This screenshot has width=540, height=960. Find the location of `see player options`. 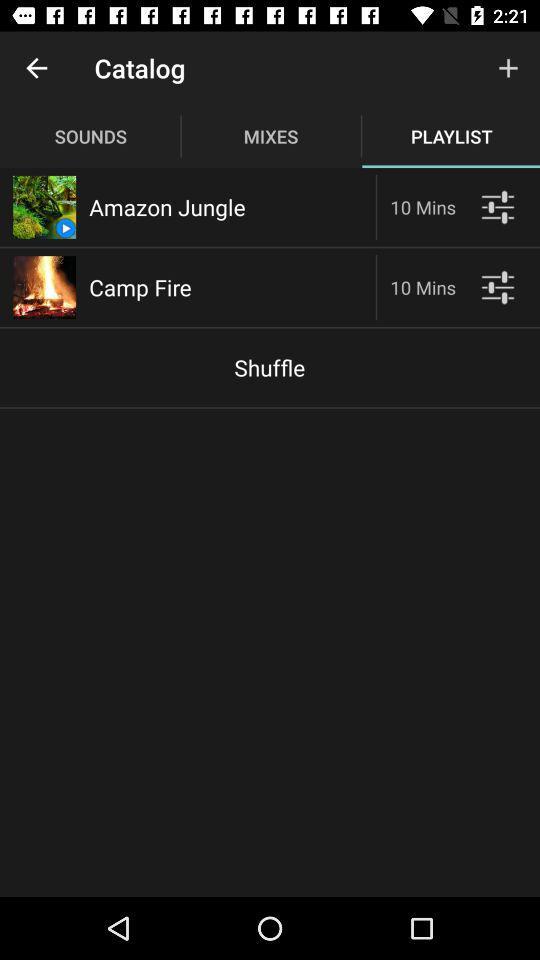

see player options is located at coordinates (496, 286).